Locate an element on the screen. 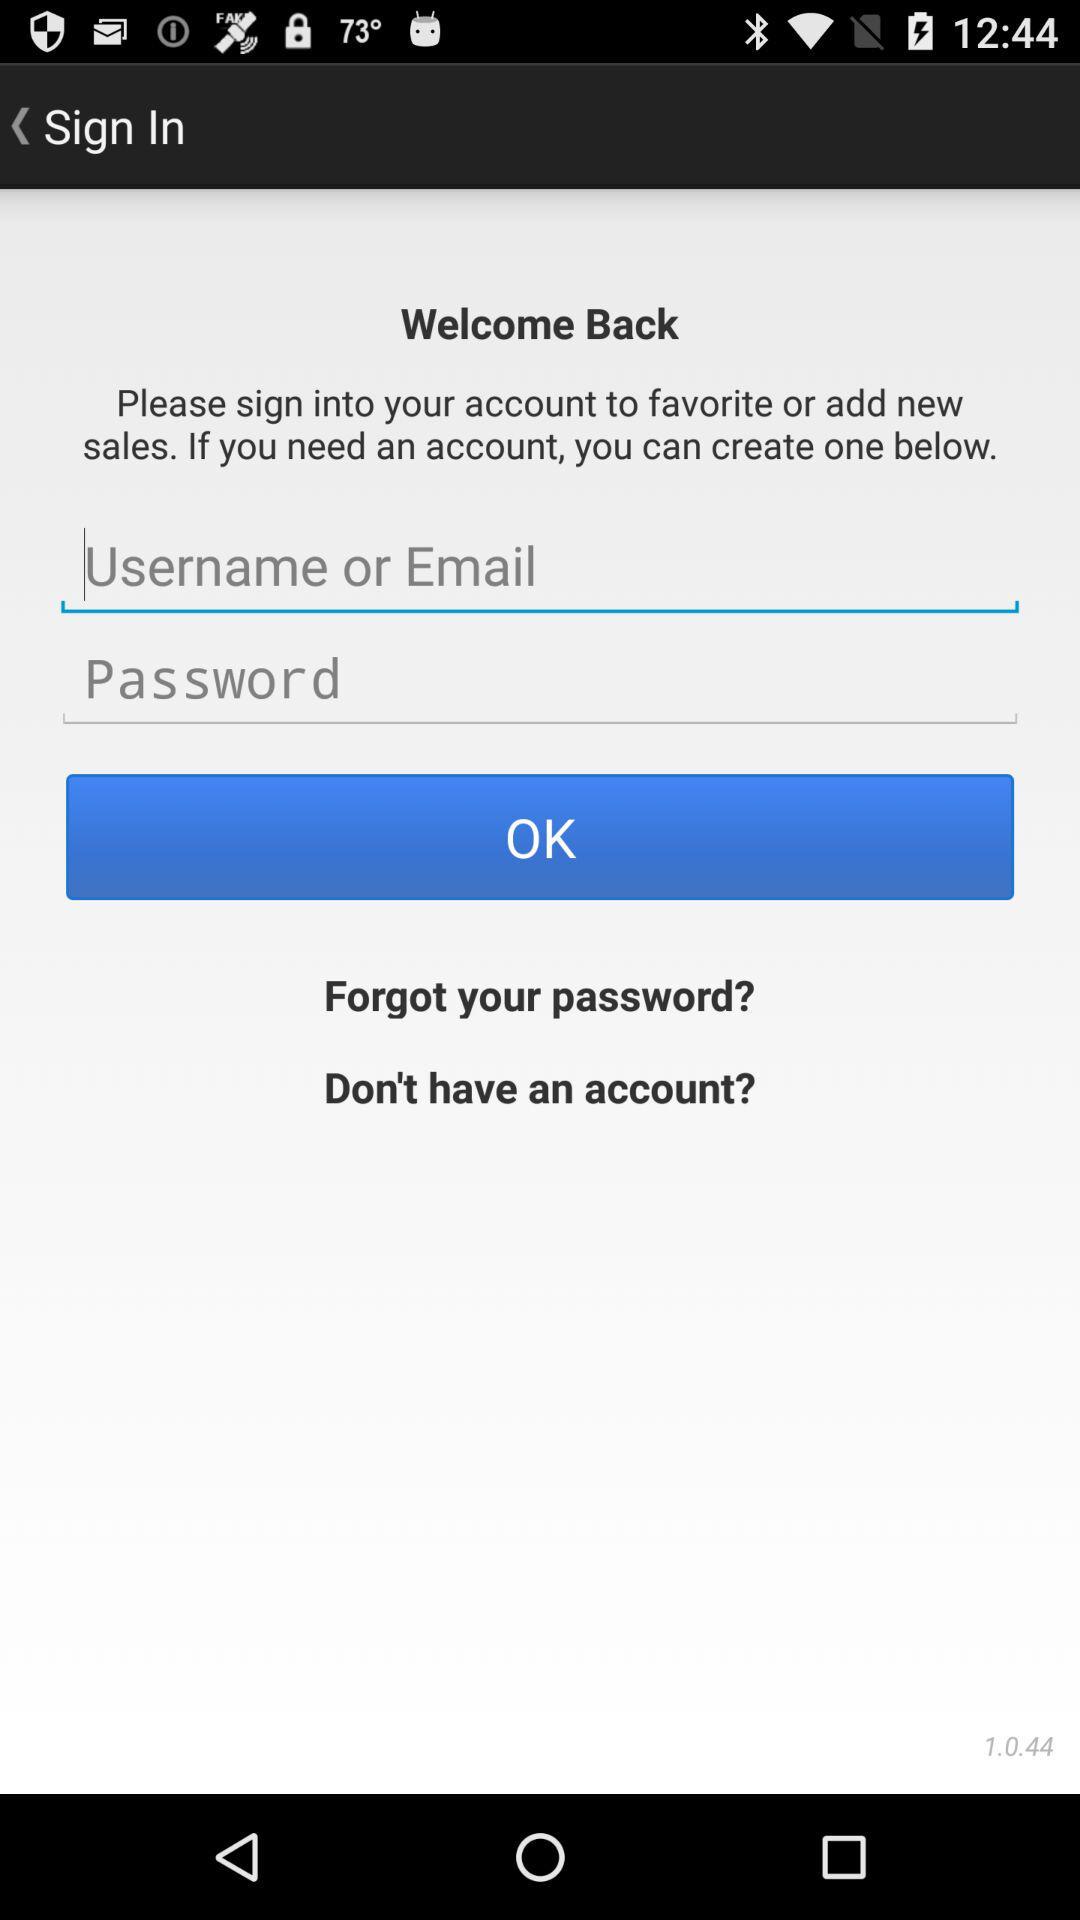  don t have app is located at coordinates (540, 1083).